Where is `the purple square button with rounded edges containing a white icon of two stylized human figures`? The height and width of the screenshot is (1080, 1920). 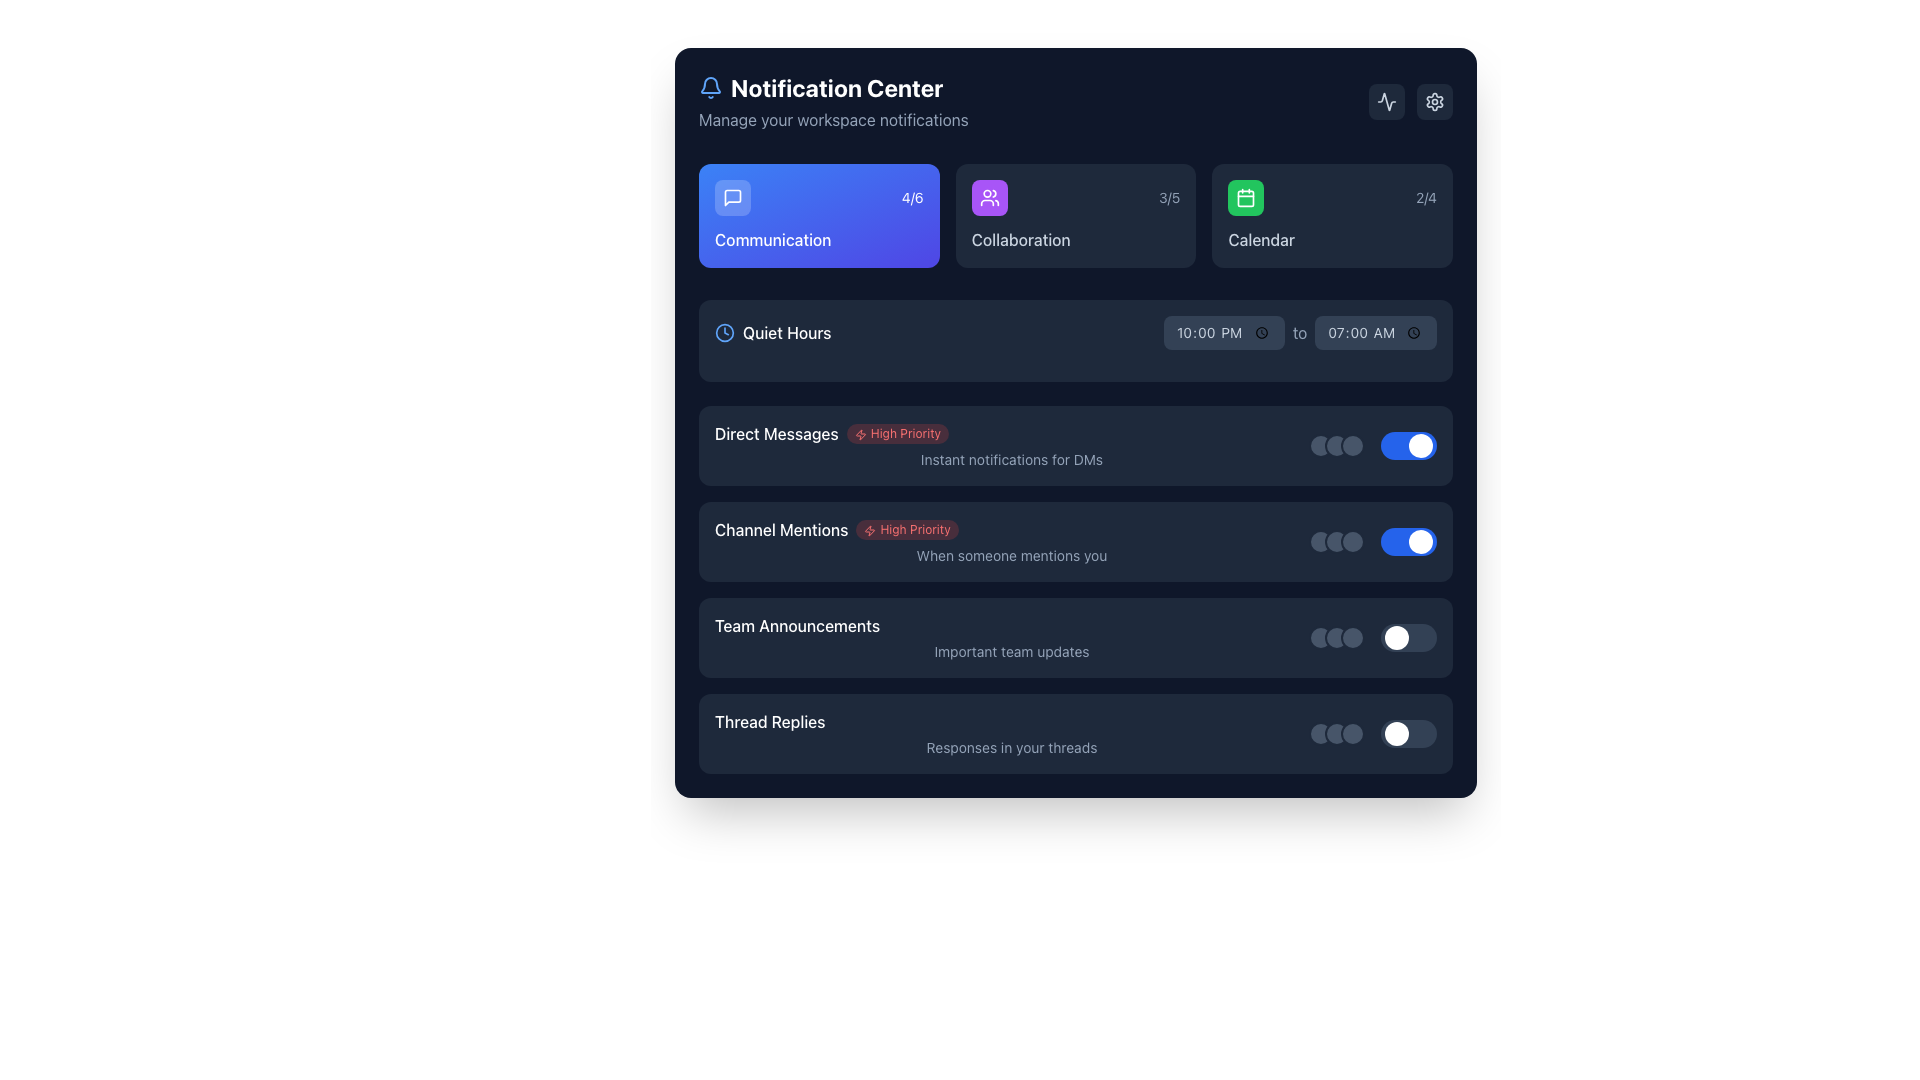 the purple square button with rounded edges containing a white icon of two stylized human figures is located at coordinates (989, 197).